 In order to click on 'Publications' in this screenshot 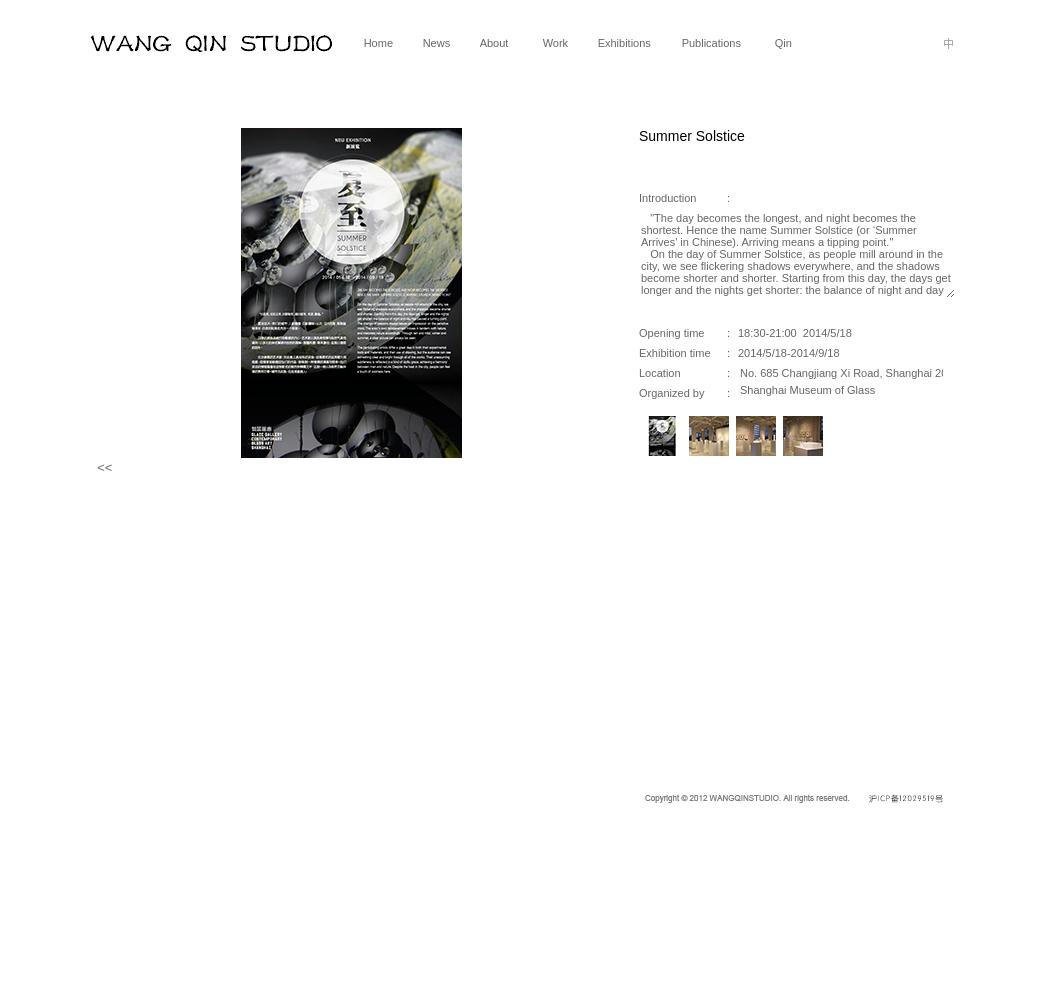, I will do `click(710, 43)`.